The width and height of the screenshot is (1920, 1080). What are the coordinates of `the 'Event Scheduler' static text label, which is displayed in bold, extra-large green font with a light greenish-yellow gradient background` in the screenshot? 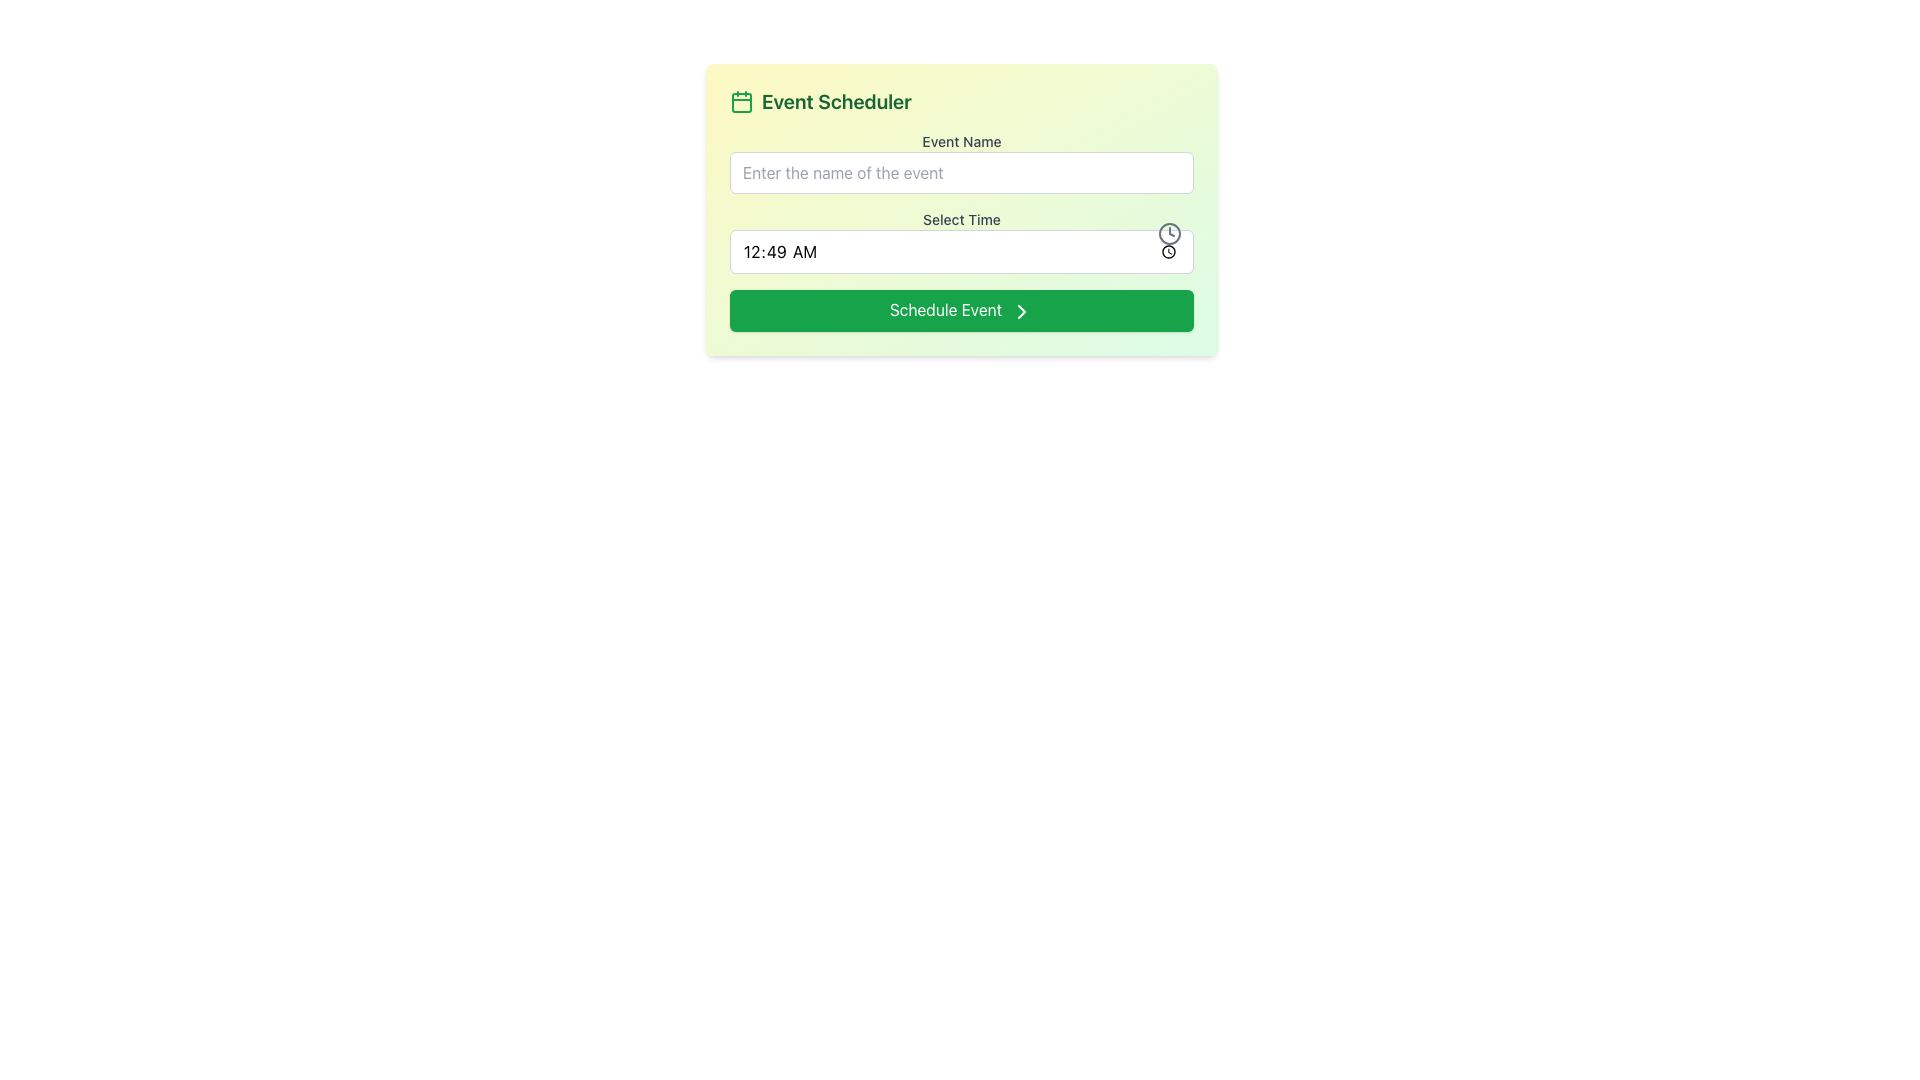 It's located at (836, 101).